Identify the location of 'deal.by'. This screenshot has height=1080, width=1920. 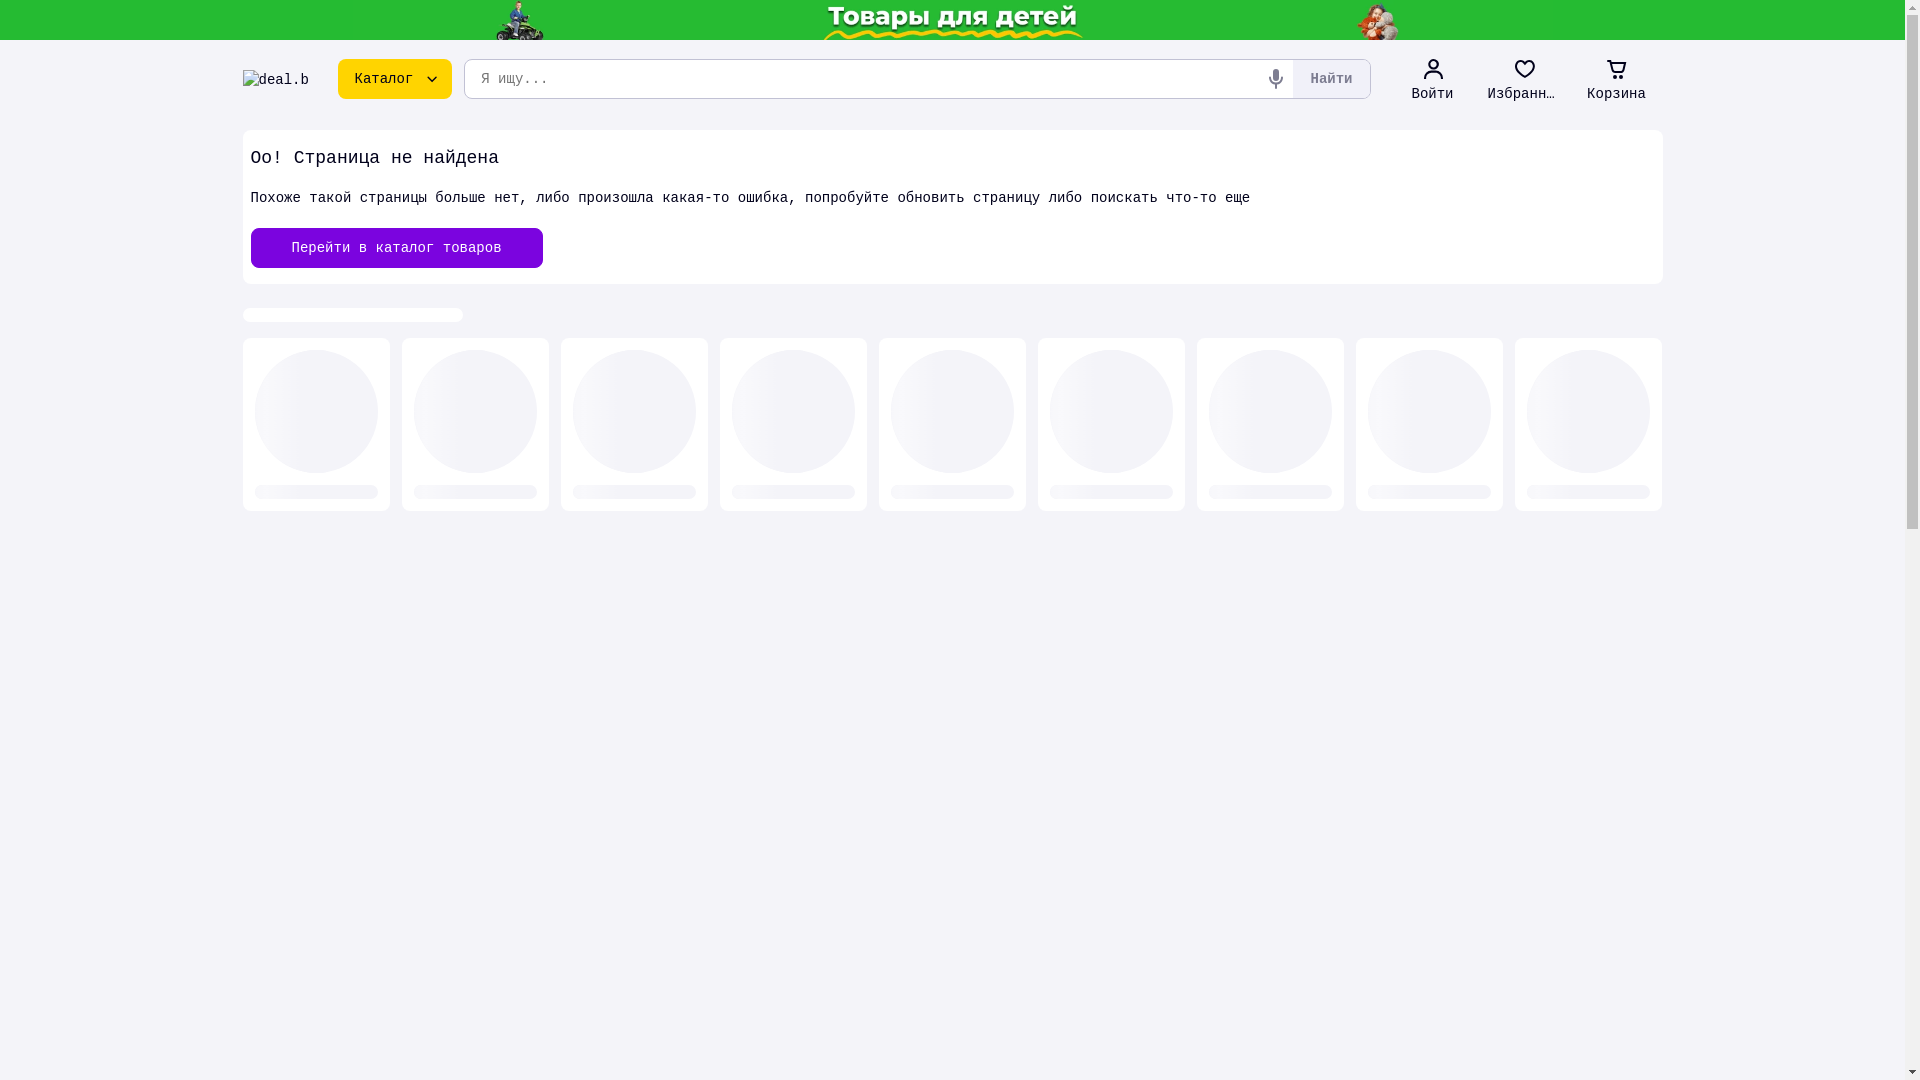
(274, 77).